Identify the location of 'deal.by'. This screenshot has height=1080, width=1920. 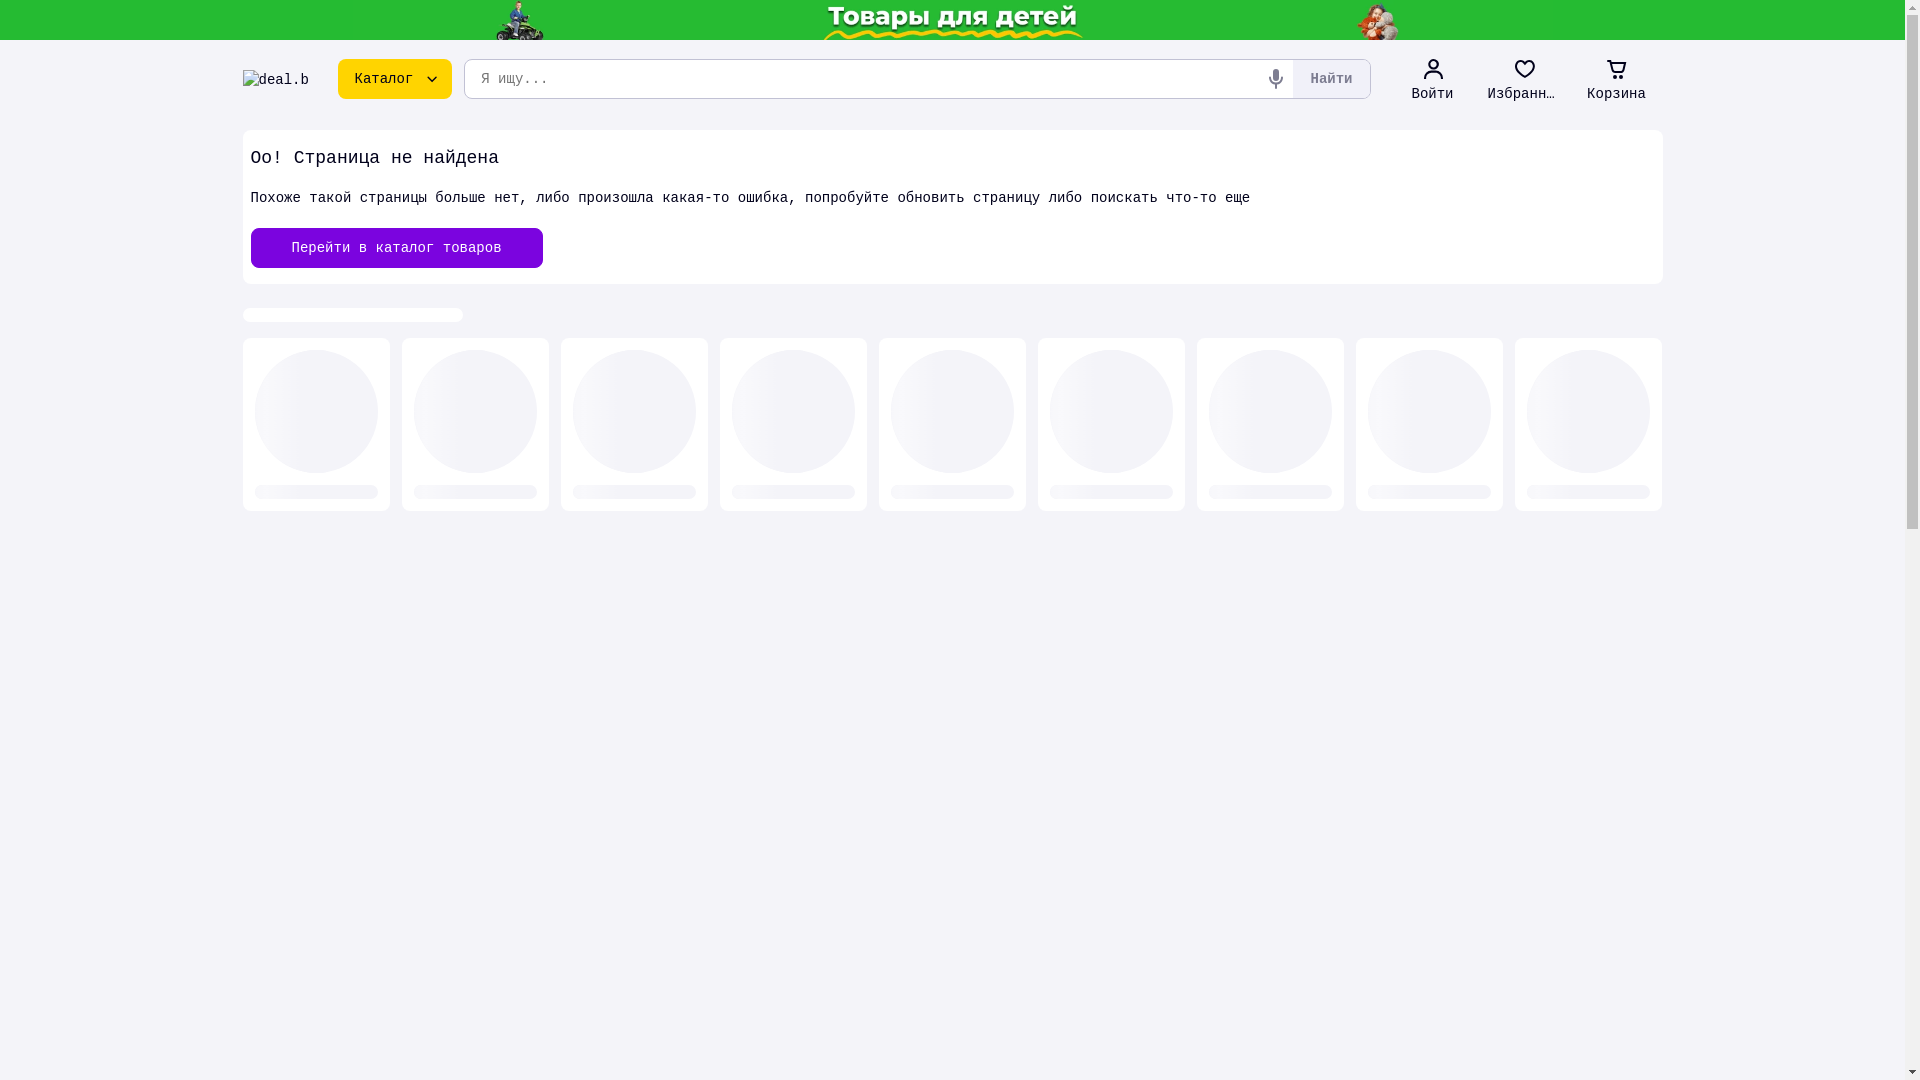
(274, 77).